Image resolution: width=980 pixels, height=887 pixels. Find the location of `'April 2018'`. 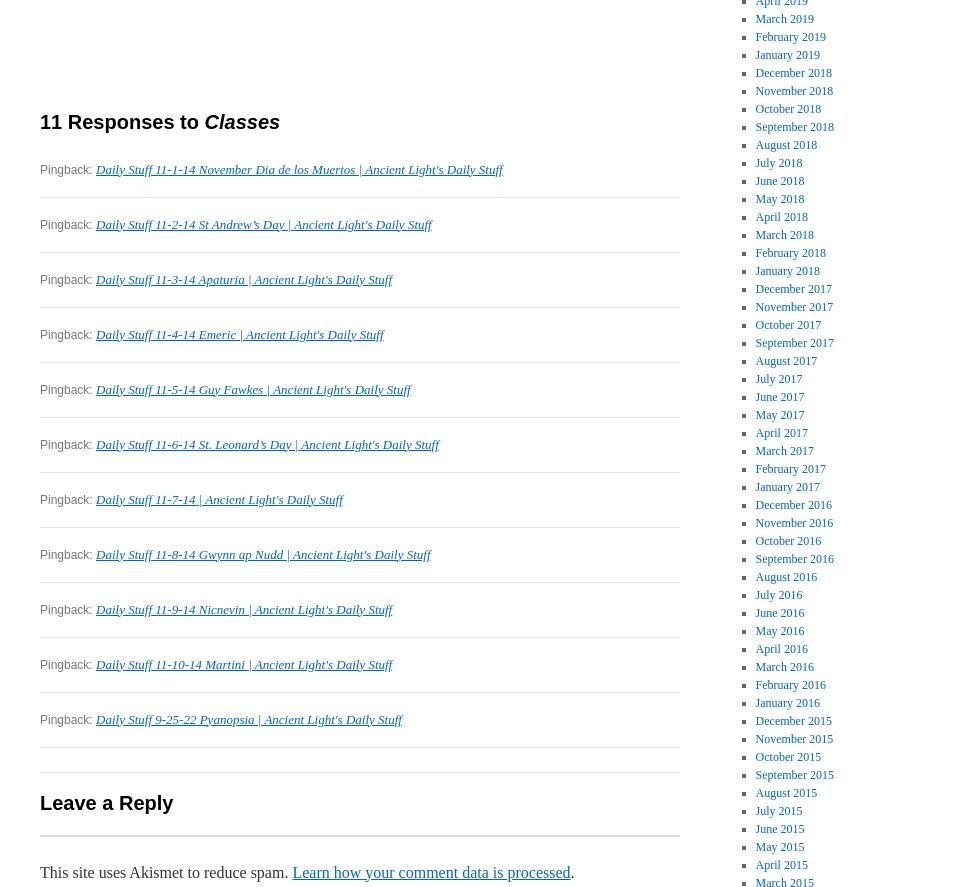

'April 2018' is located at coordinates (780, 216).